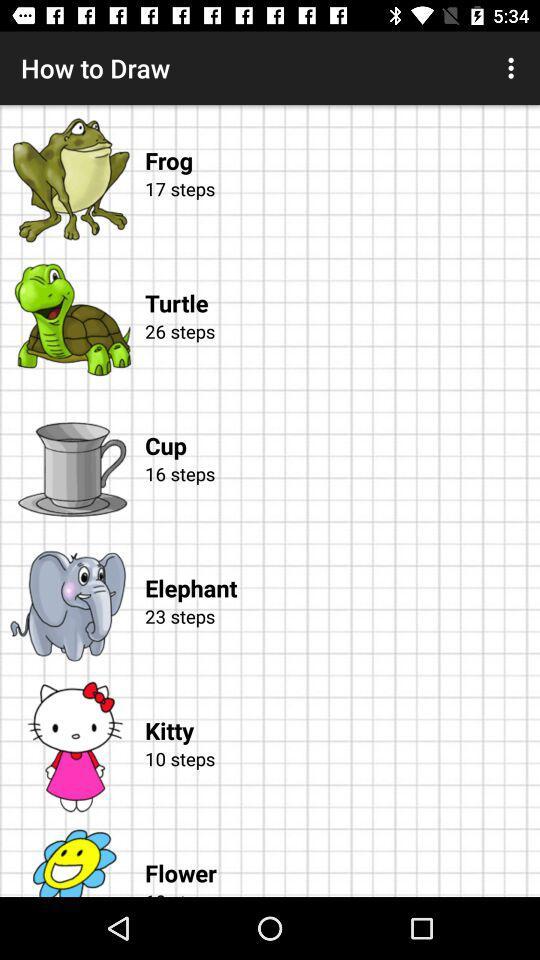  What do you see at coordinates (338, 638) in the screenshot?
I see `icon below the elephant` at bounding box center [338, 638].